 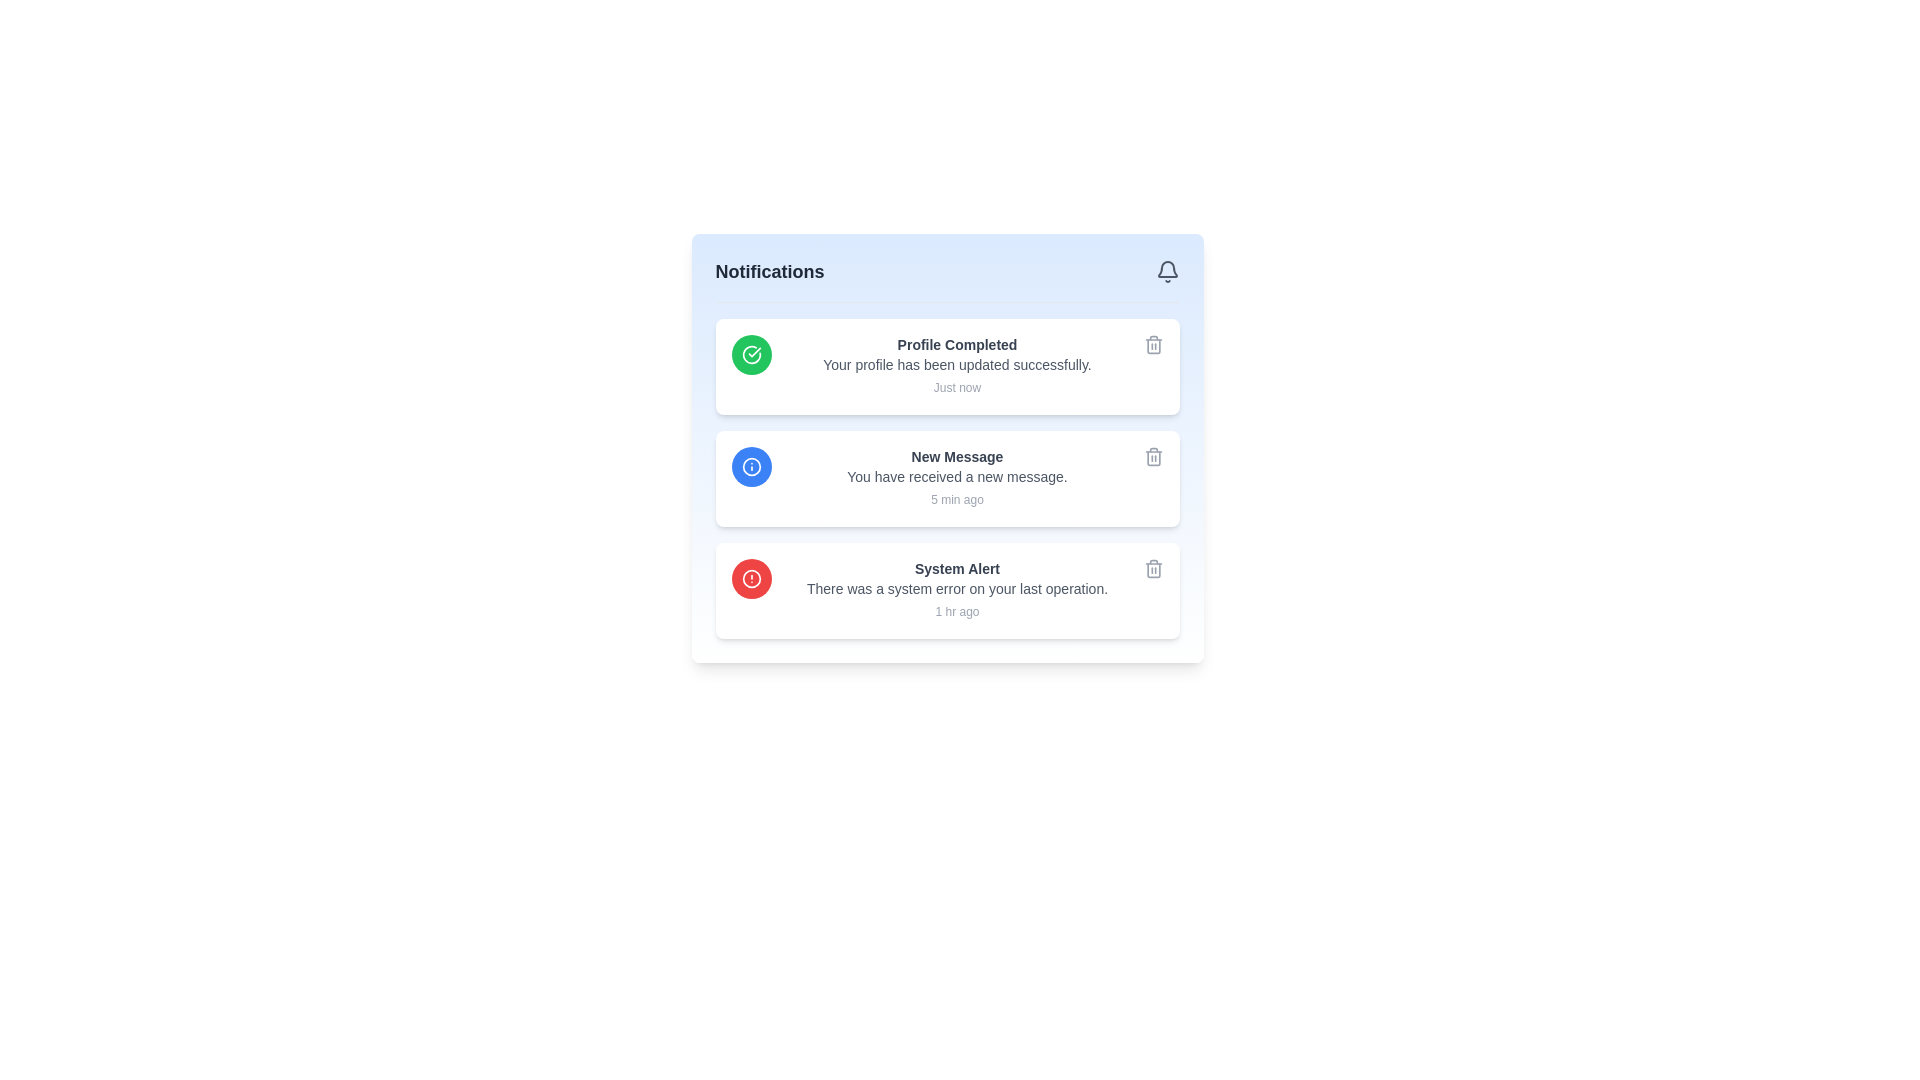 I want to click on displayed timestamp text from the 'System Alert' notification, which is located at the bottom right of the third notification entry, so click(x=956, y=611).